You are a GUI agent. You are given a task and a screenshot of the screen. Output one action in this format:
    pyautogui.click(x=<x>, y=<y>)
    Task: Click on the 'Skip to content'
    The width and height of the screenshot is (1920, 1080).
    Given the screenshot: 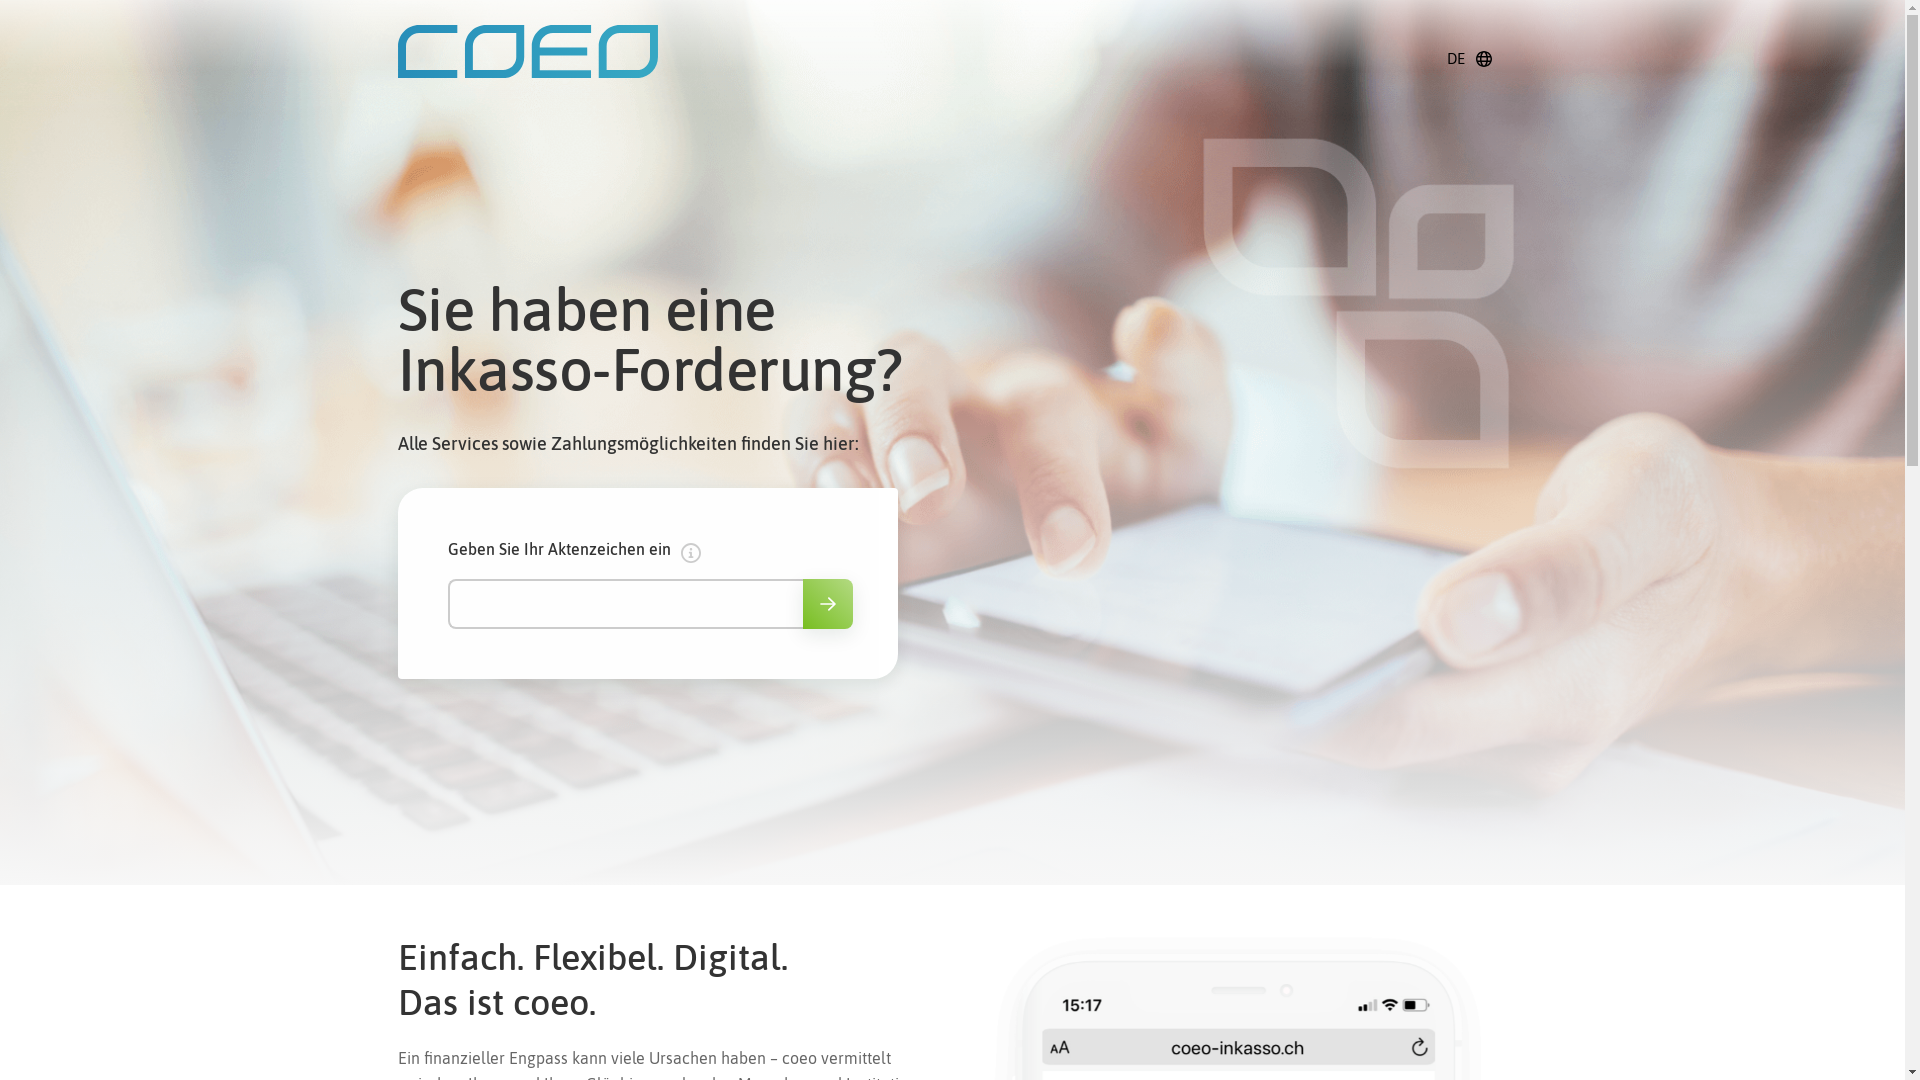 What is the action you would take?
    pyautogui.click(x=24, y=24)
    